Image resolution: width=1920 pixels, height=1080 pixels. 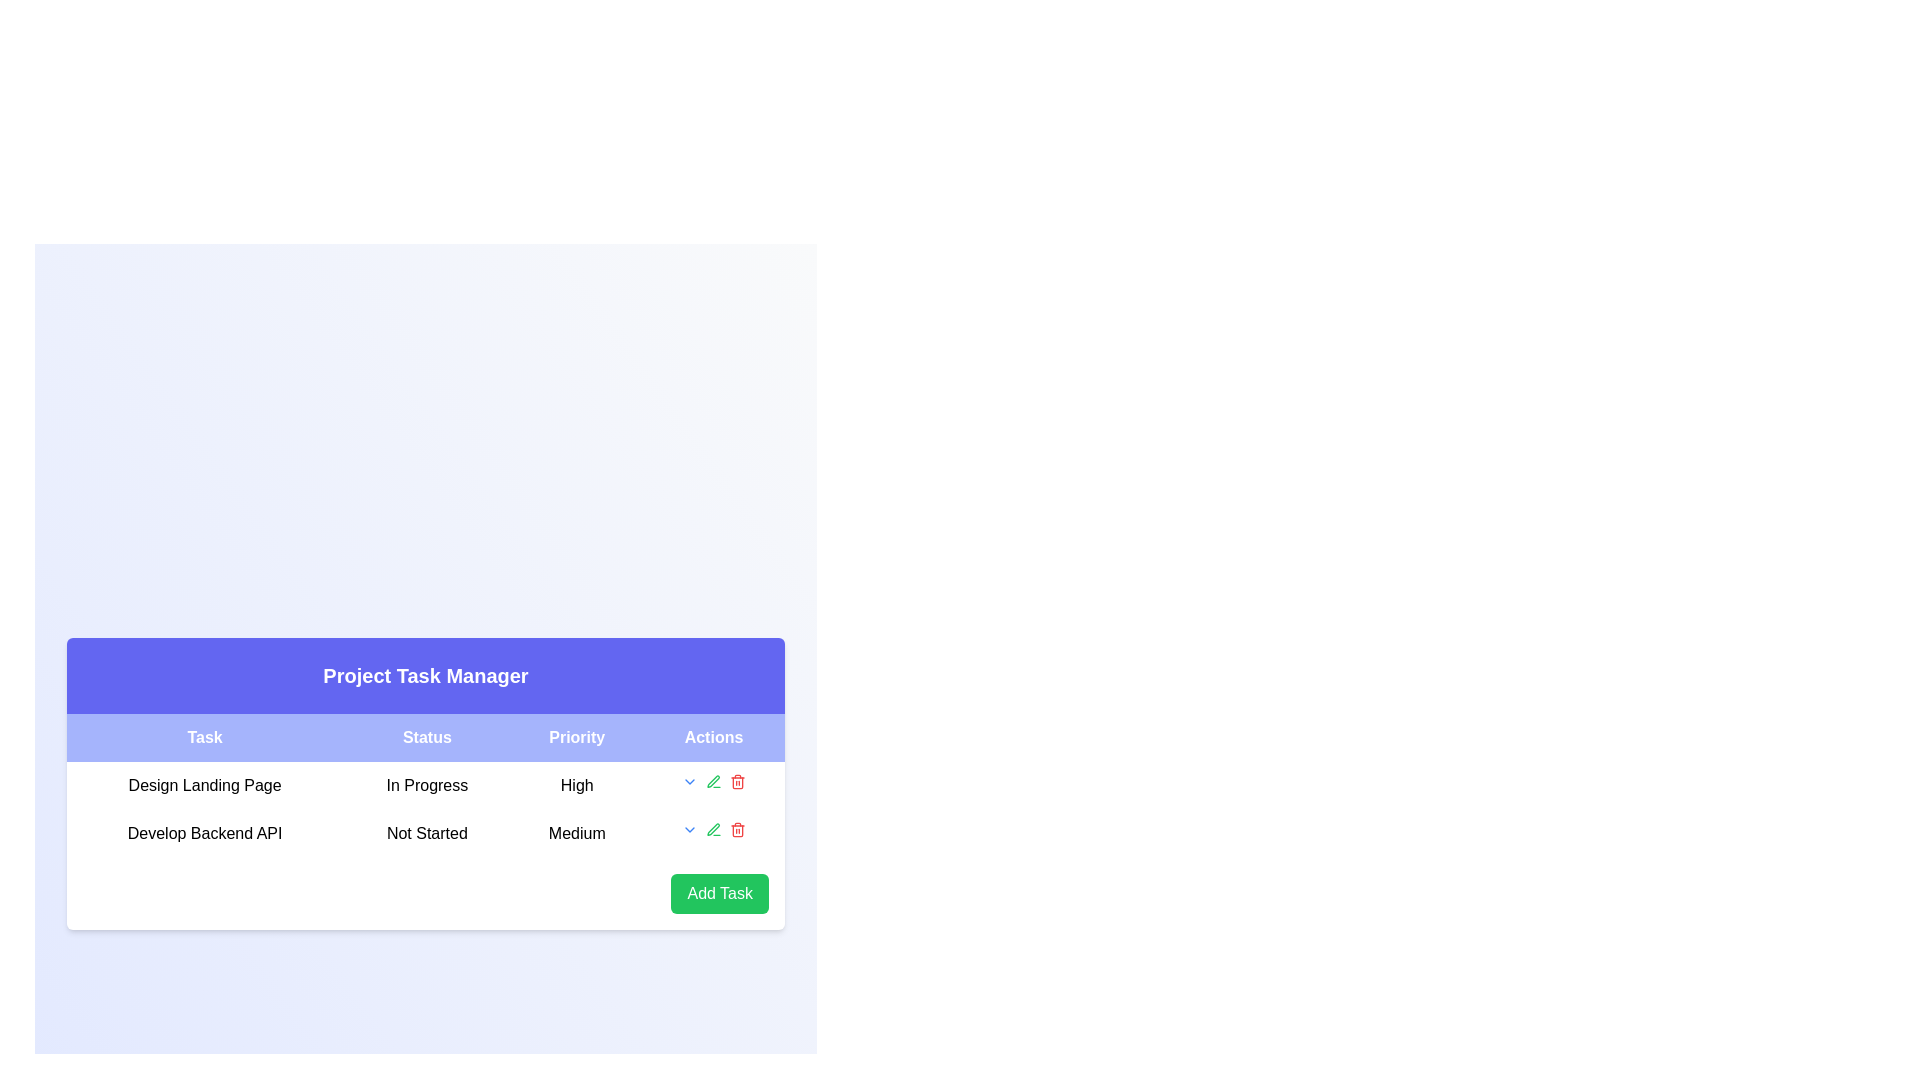 What do you see at coordinates (426, 785) in the screenshot?
I see `the text label that displays 'In Progress', which is located in the second column of the first row of the table` at bounding box center [426, 785].